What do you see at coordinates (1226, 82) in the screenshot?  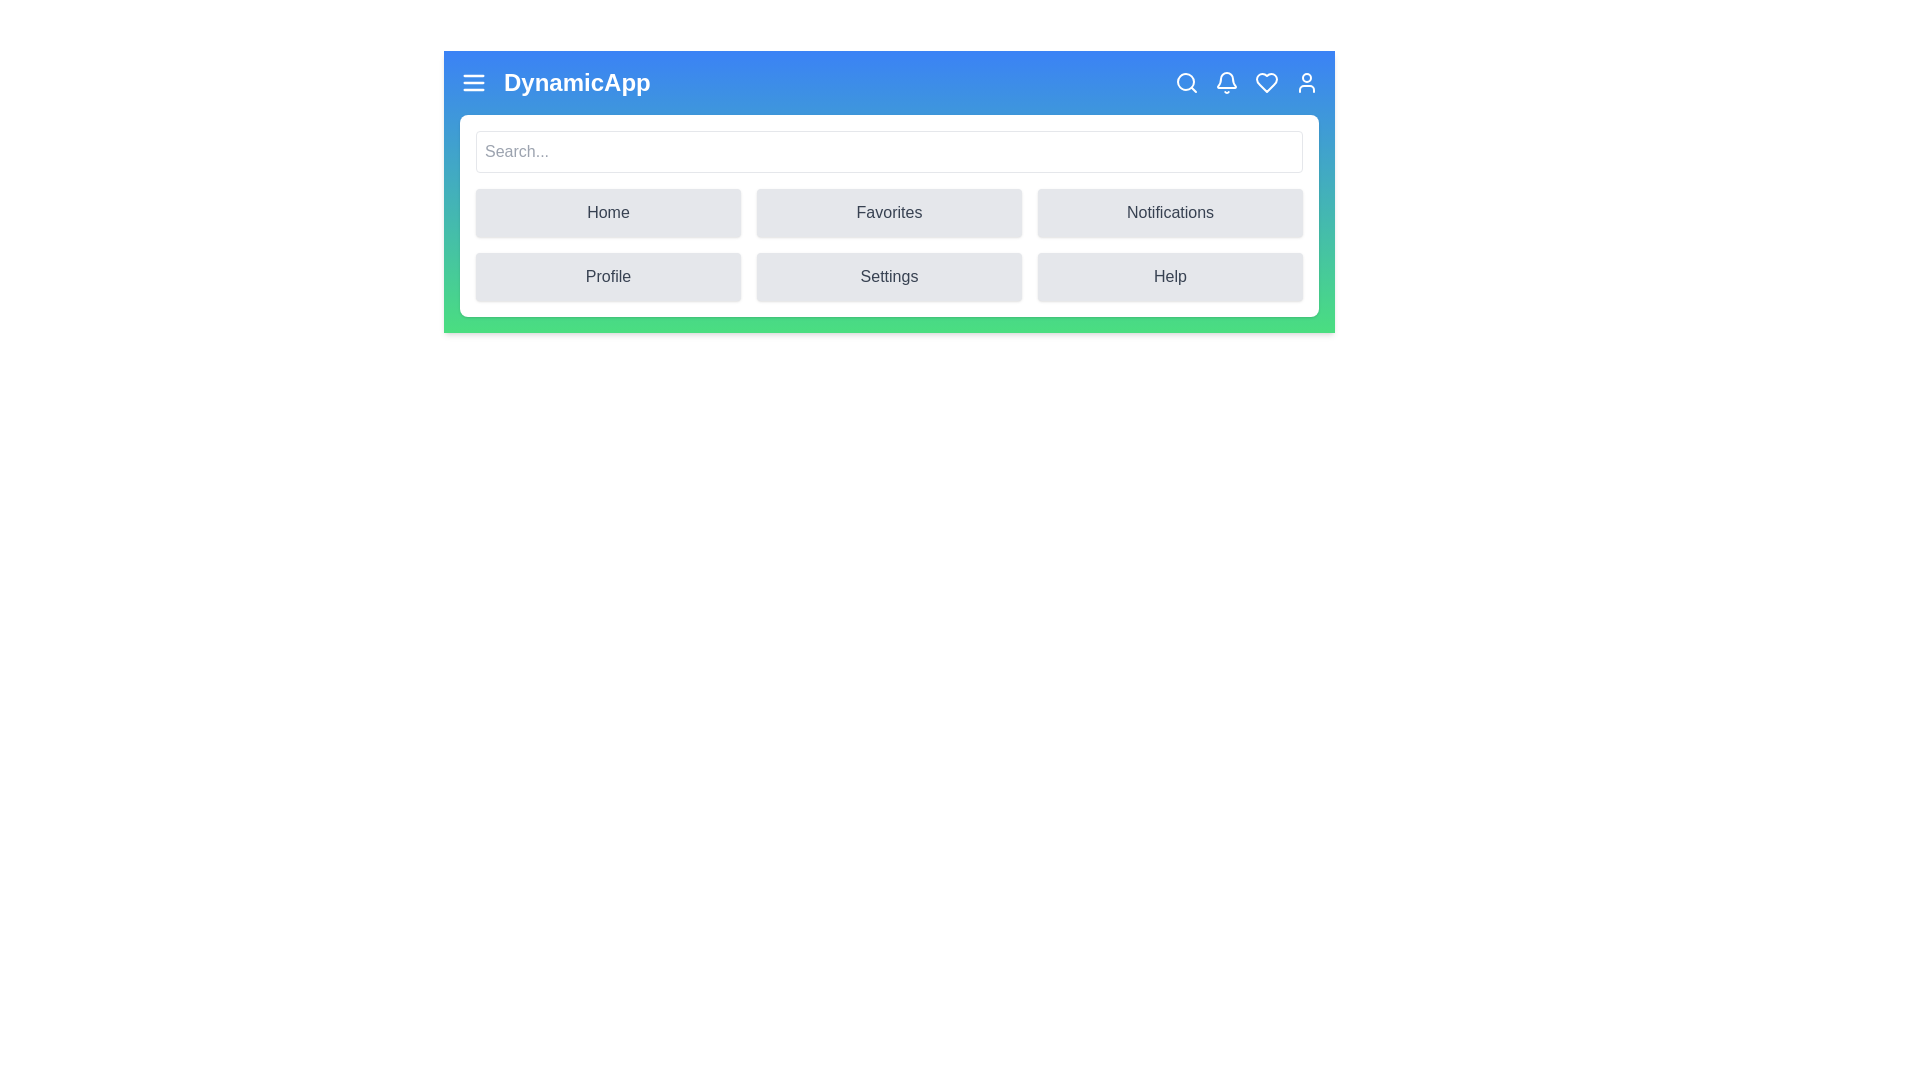 I see `the bell icon to view notifications` at bounding box center [1226, 82].